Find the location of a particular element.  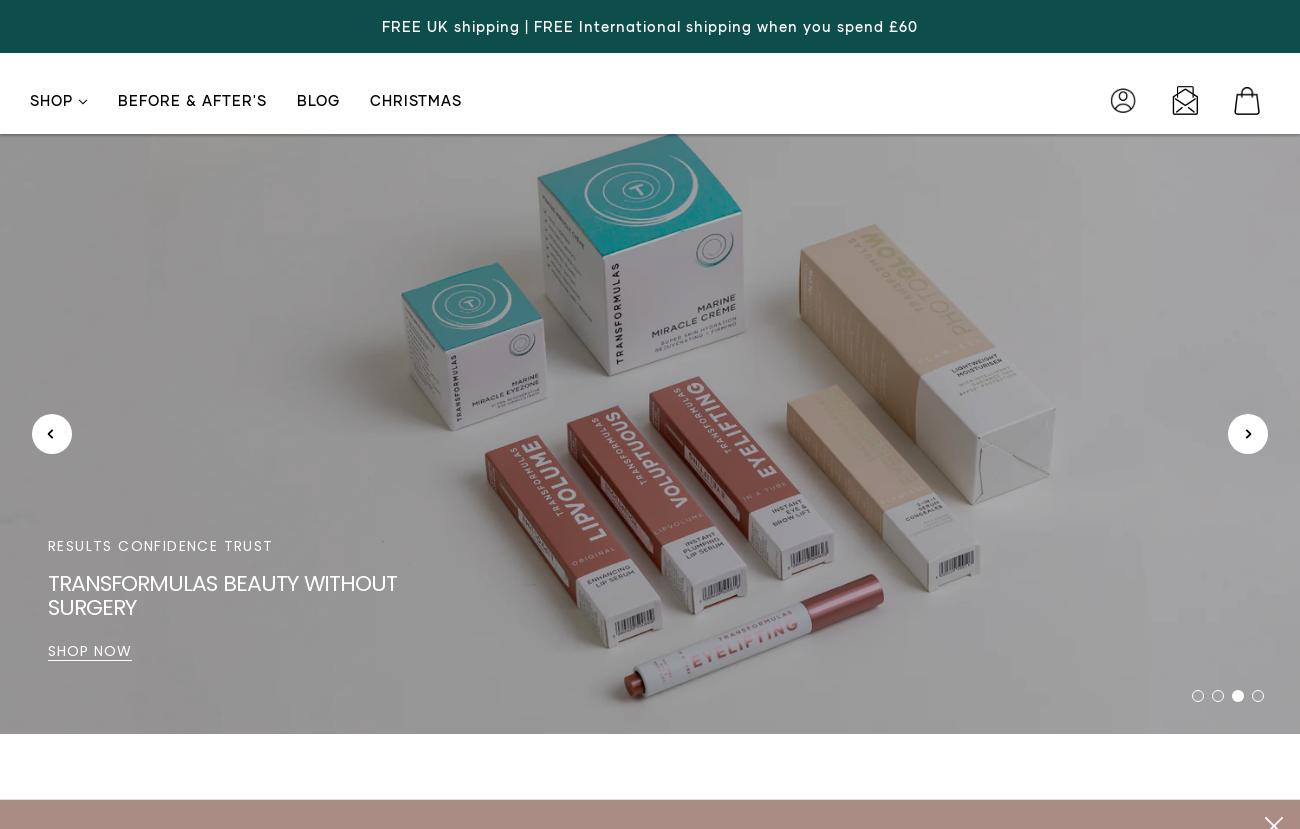

'ELEVATE YOUR SKIN' is located at coordinates (122, 569).